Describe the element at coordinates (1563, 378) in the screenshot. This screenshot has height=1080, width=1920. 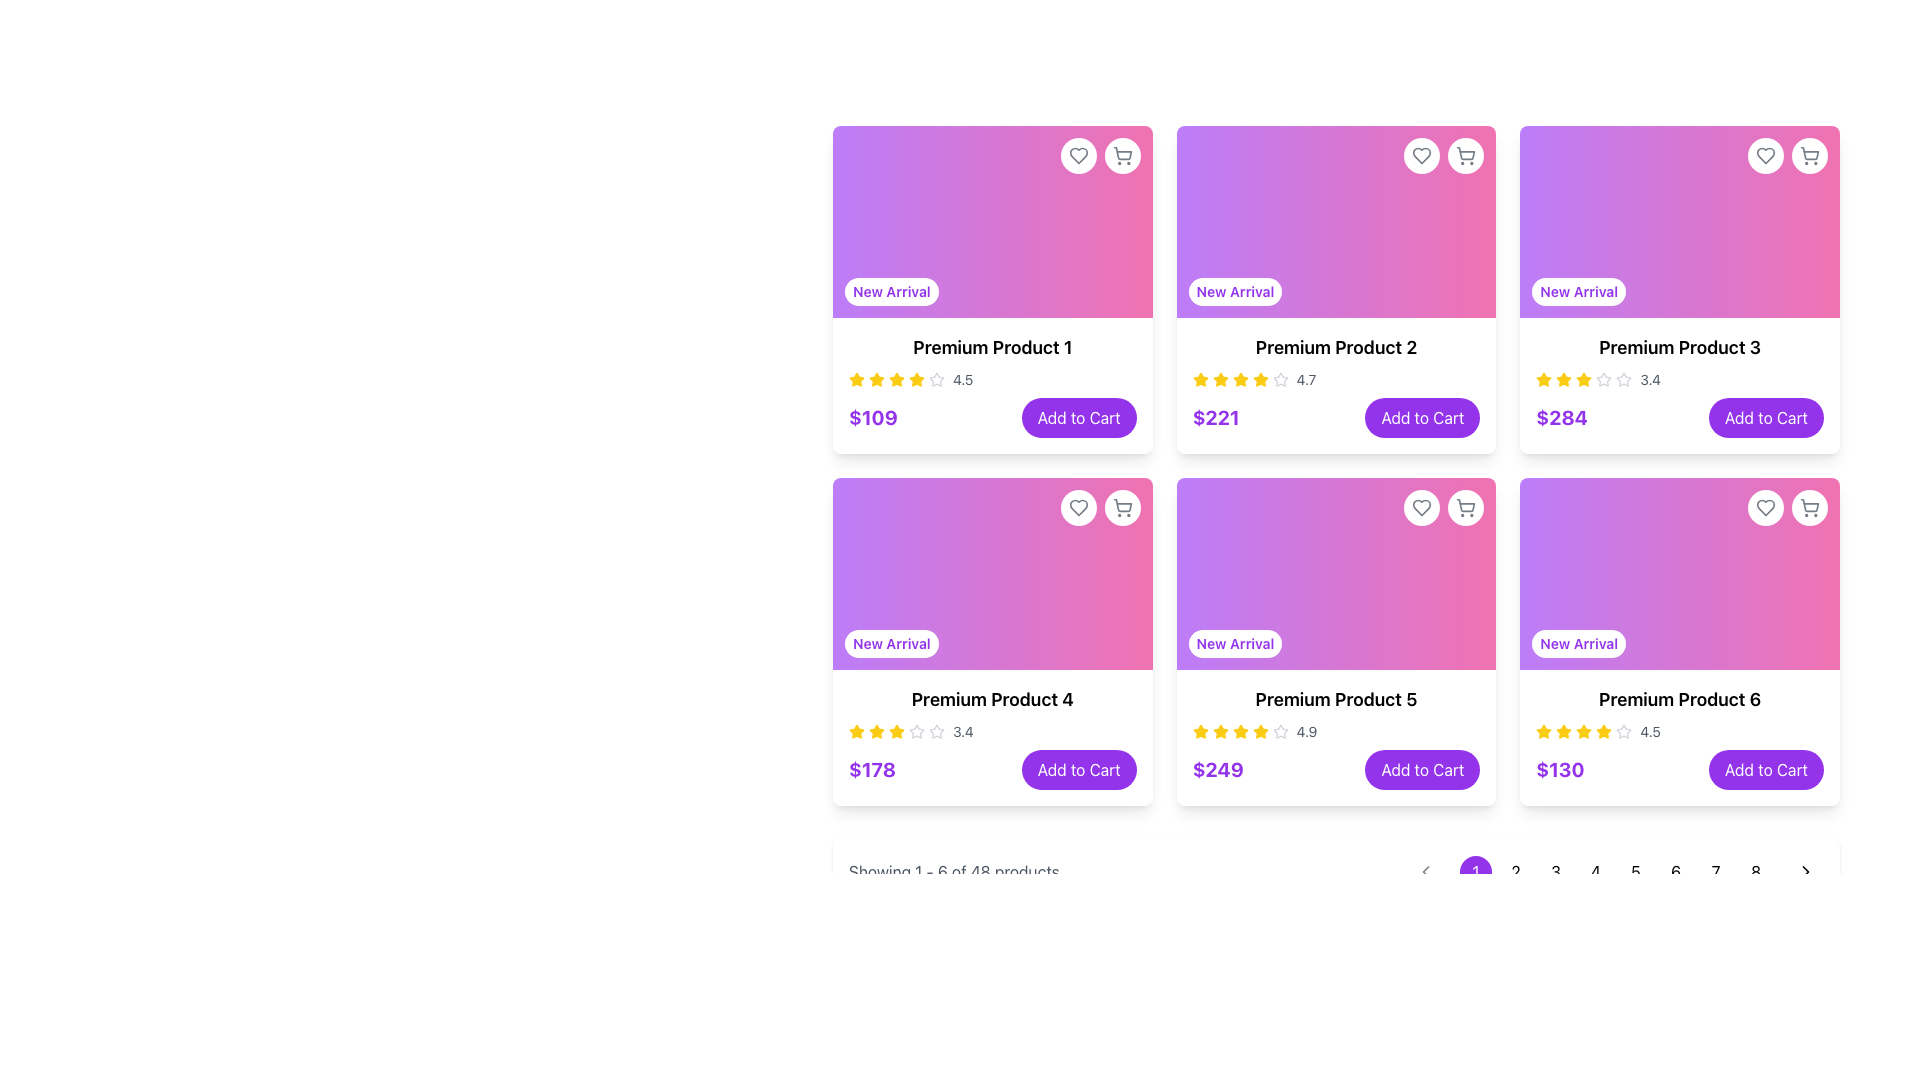
I see `the first star in the star rating indicator of the 'Premium Product 3' card to rate the product` at that location.